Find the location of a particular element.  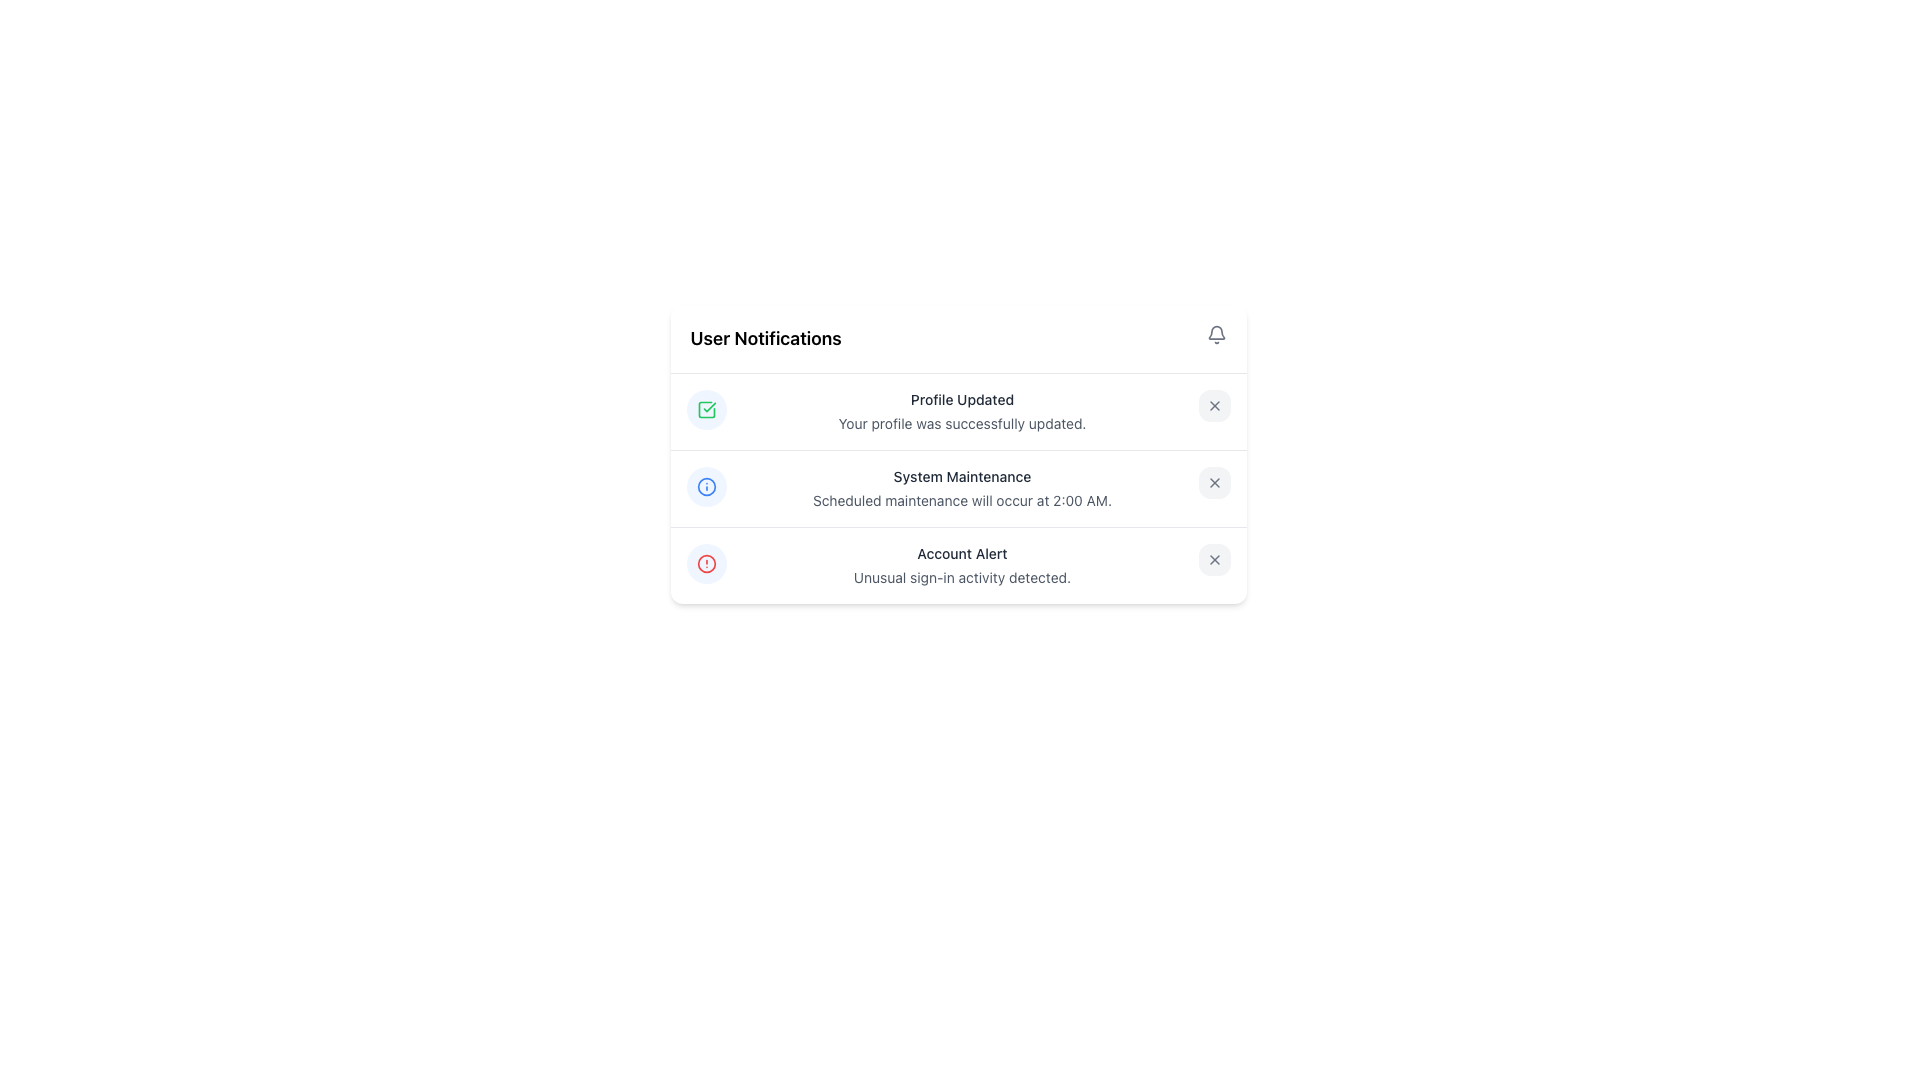

the second notification item that informs about scheduled system maintenance is located at coordinates (957, 488).